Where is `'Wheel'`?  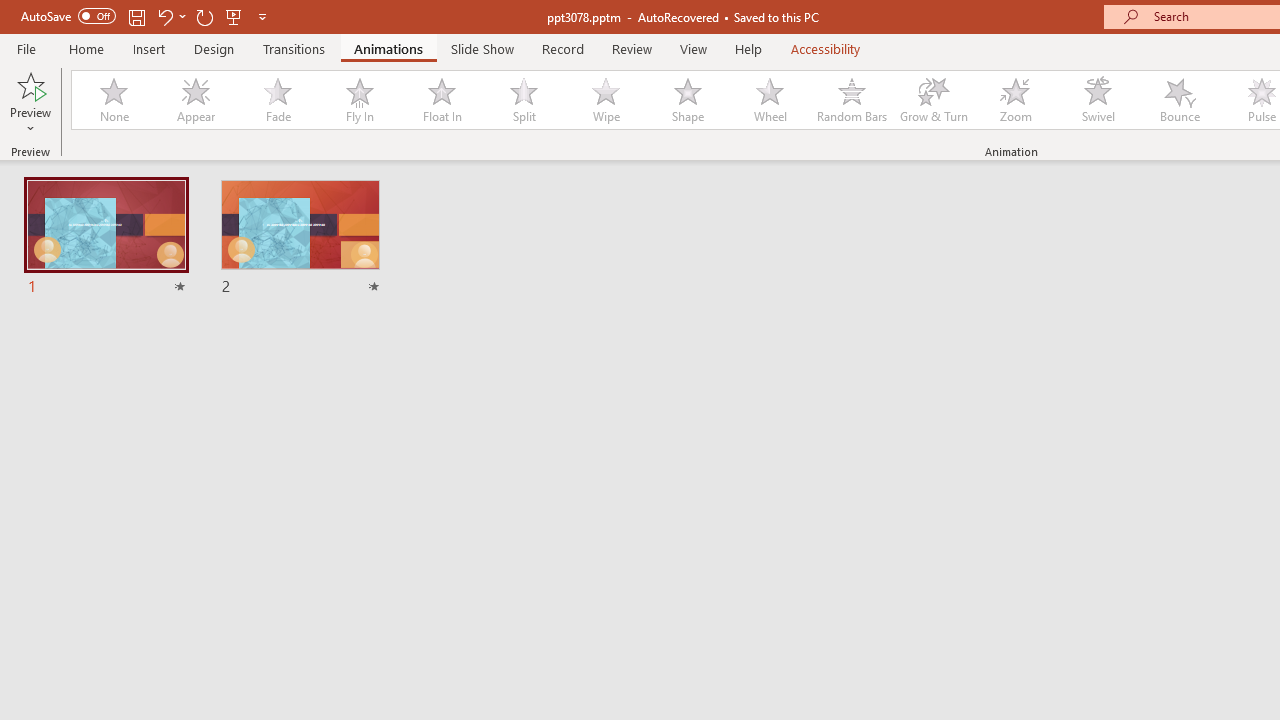
'Wheel' is located at coordinates (769, 100).